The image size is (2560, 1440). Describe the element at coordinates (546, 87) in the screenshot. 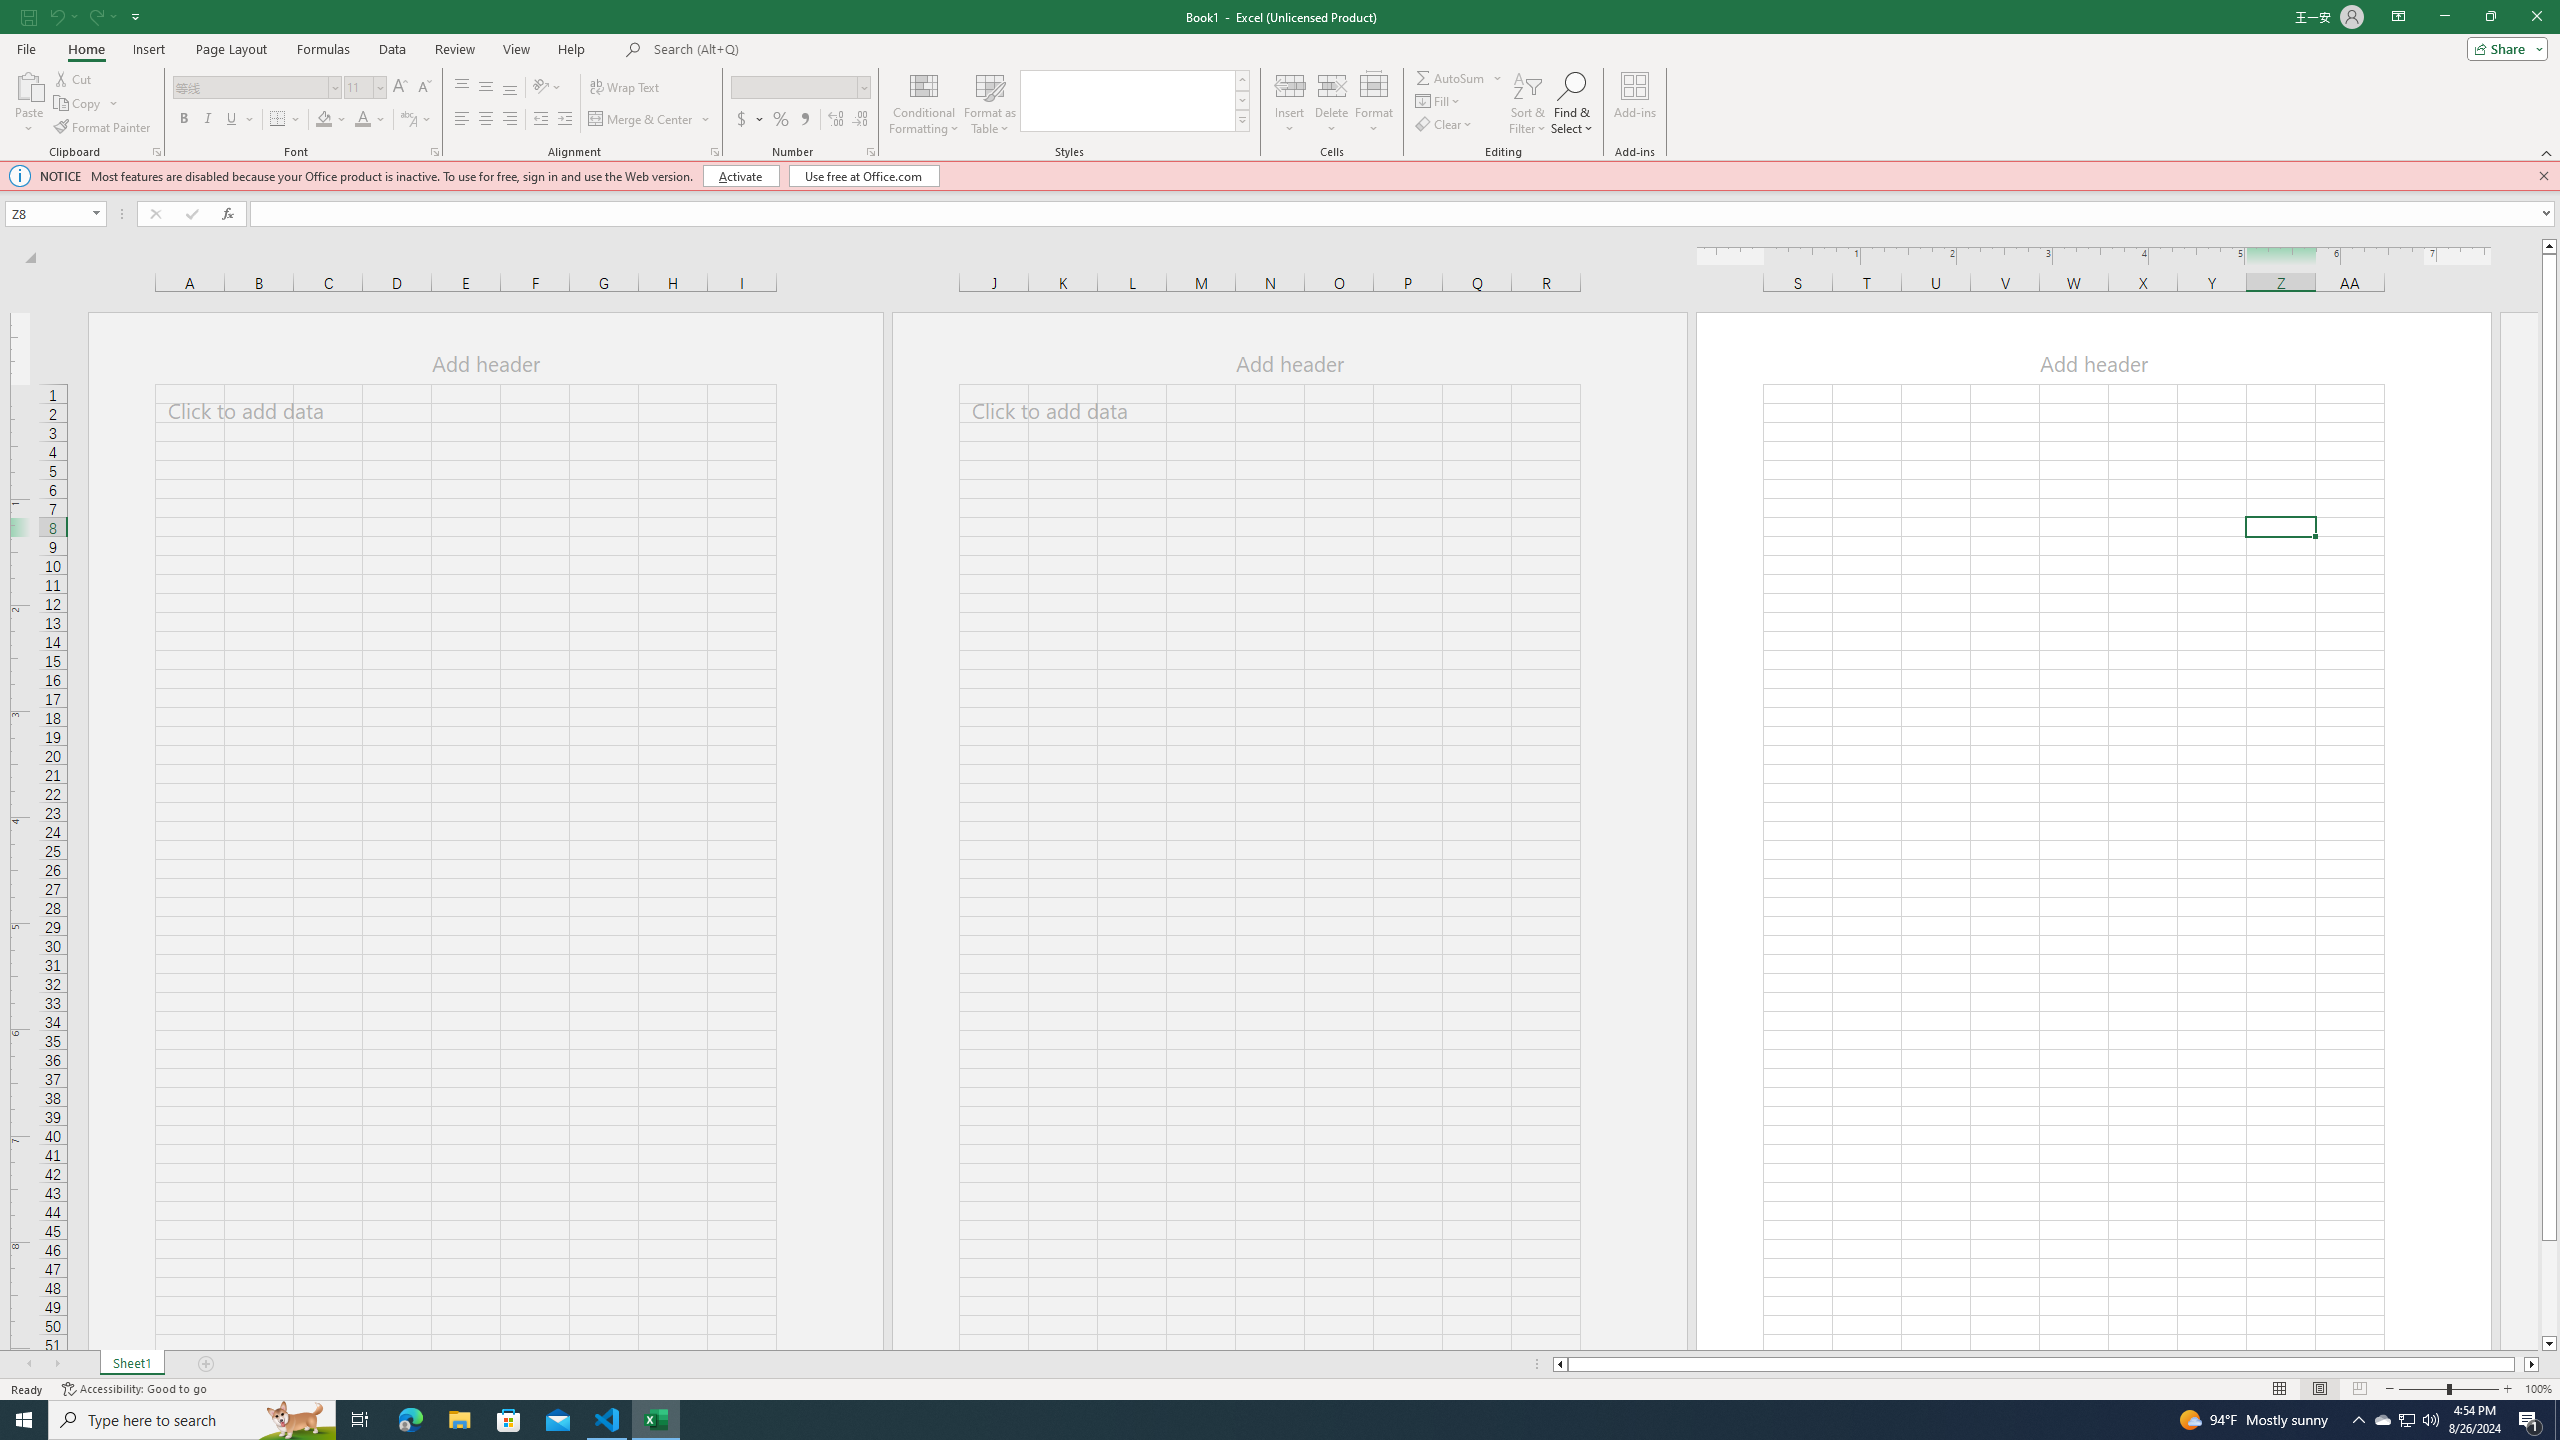

I see `'Orientation'` at that location.